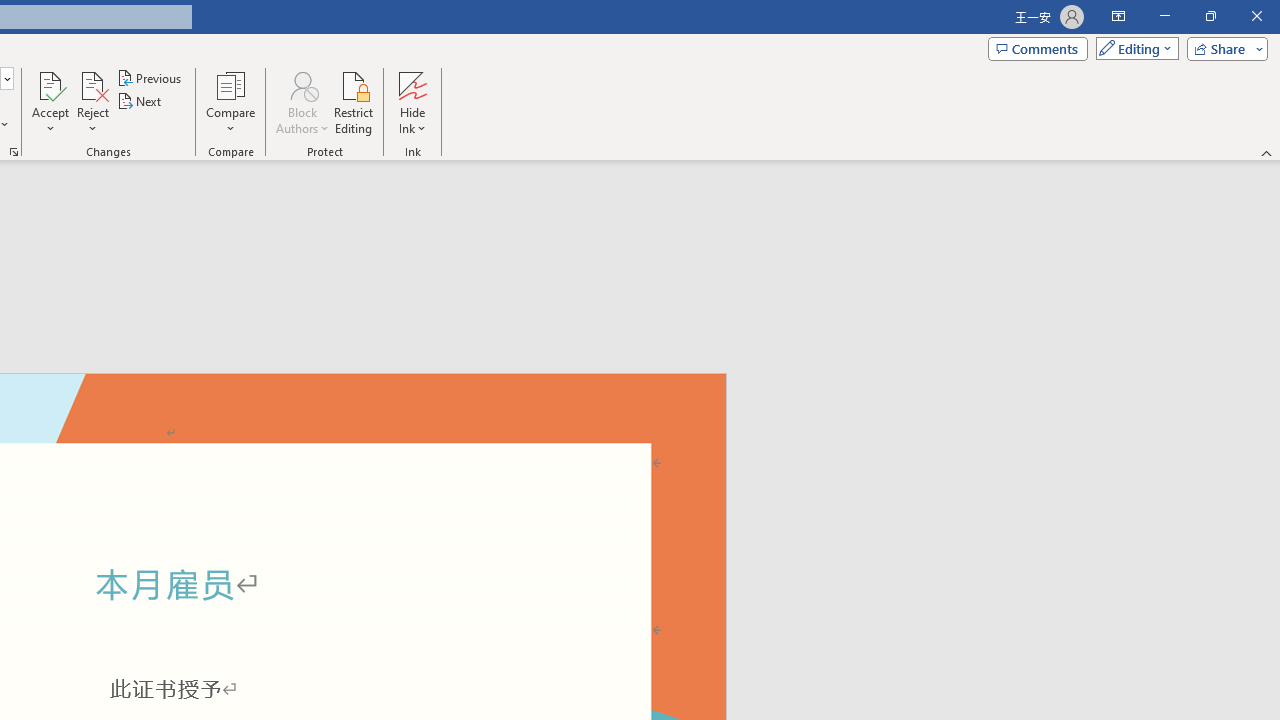 This screenshot has height=720, width=1280. I want to click on 'Block Authors', so click(301, 84).